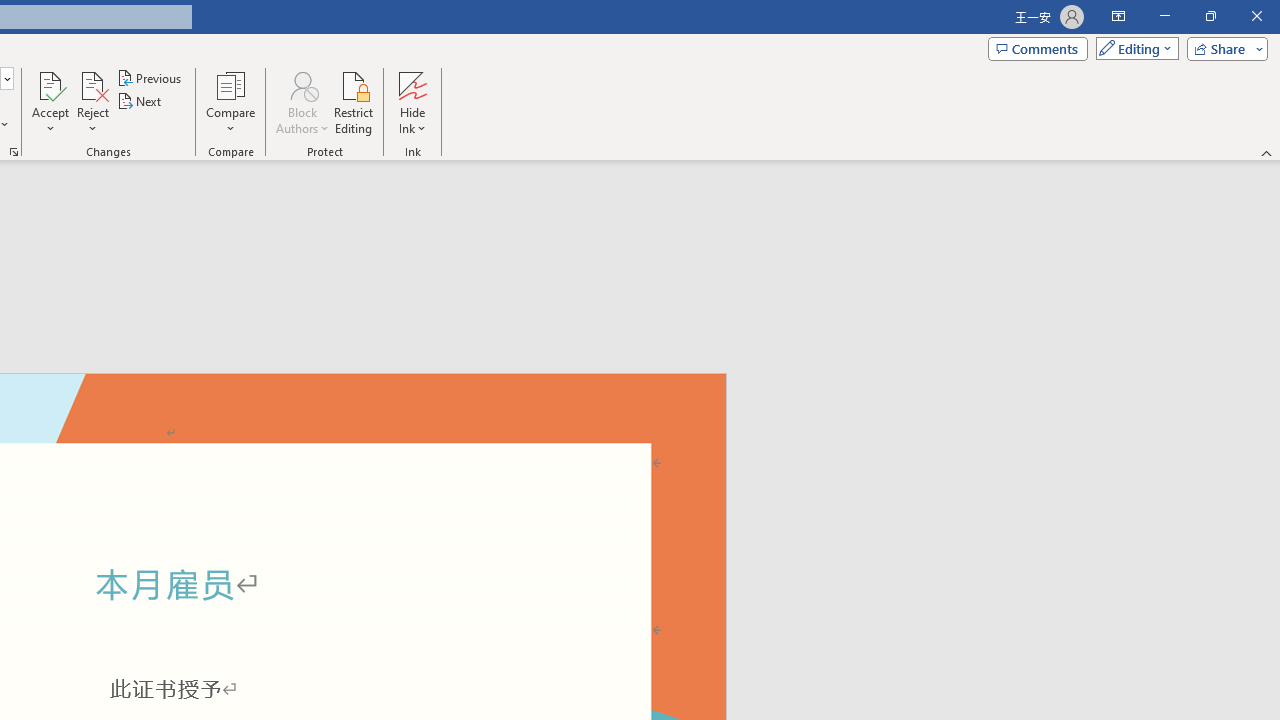 This screenshot has height=720, width=1280. I want to click on 'Block Authors', so click(301, 84).